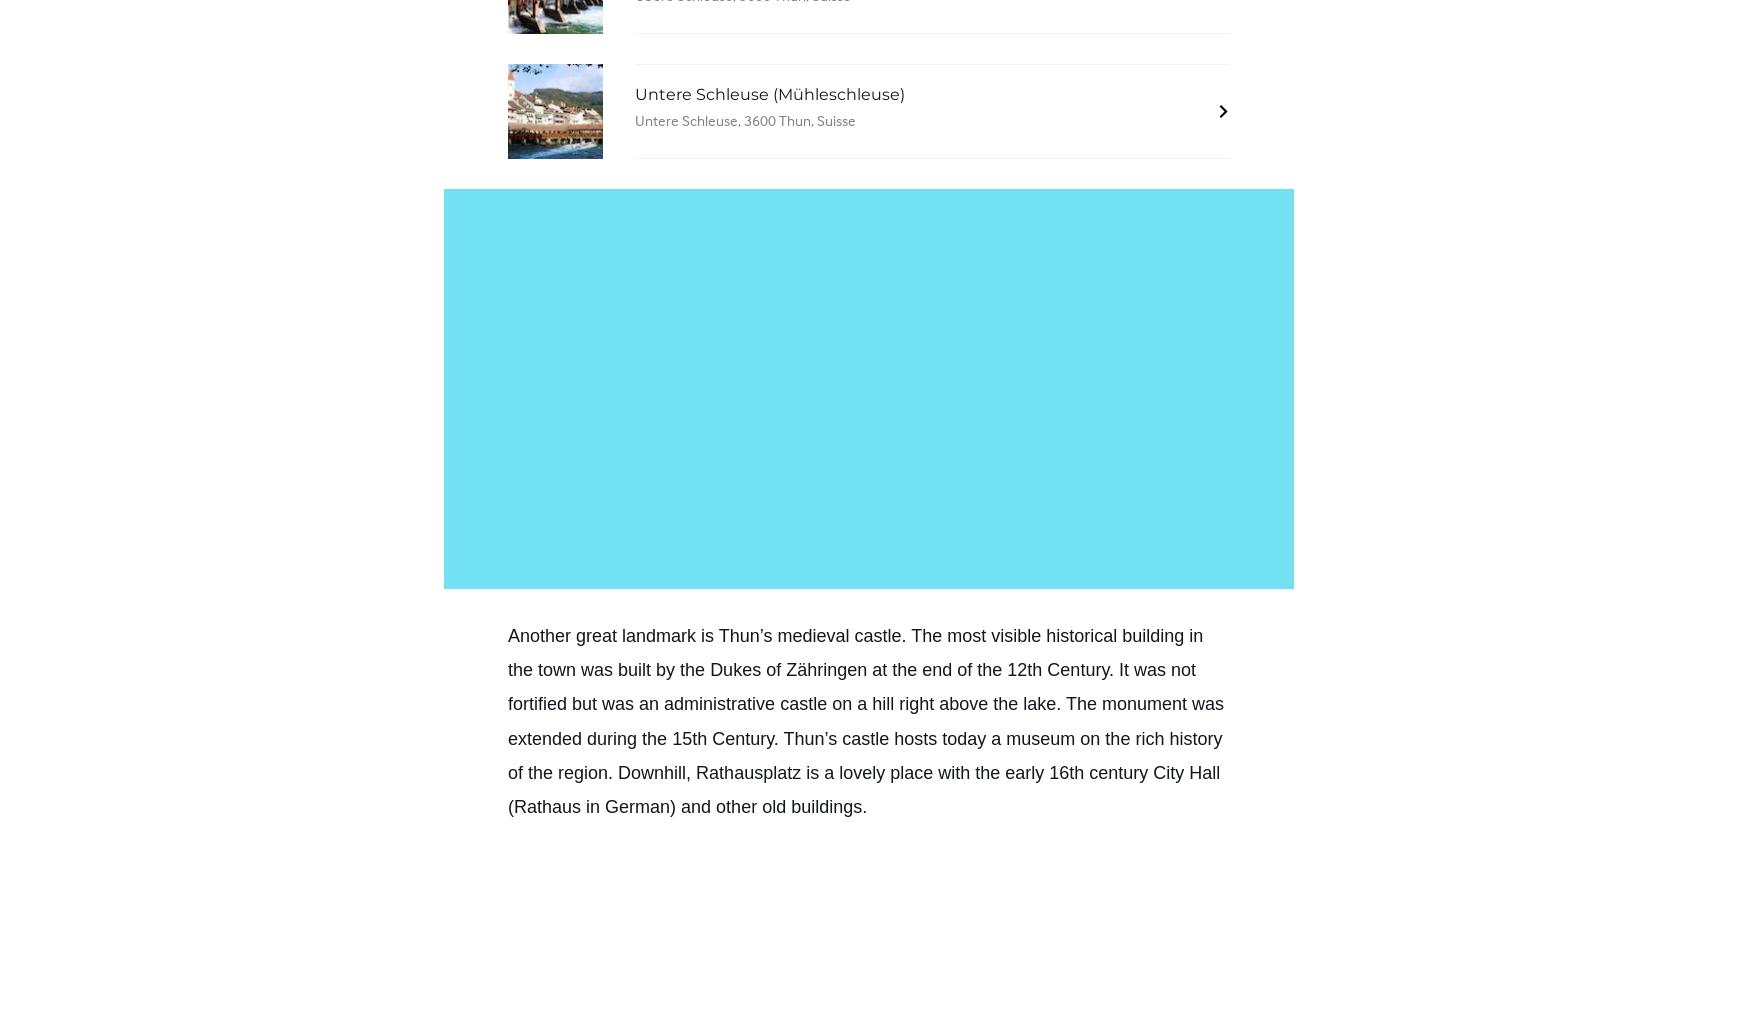 This screenshot has width=1738, height=1032. What do you see at coordinates (866, 719) in the screenshot?
I see `'at the end of the 12th Century. It was not fortified but was an administrative castle on a hill right above the lake. The monument was extended during the 15th Century. Thun’s castle hosts today a museum on the rich history of the region.'` at bounding box center [866, 719].